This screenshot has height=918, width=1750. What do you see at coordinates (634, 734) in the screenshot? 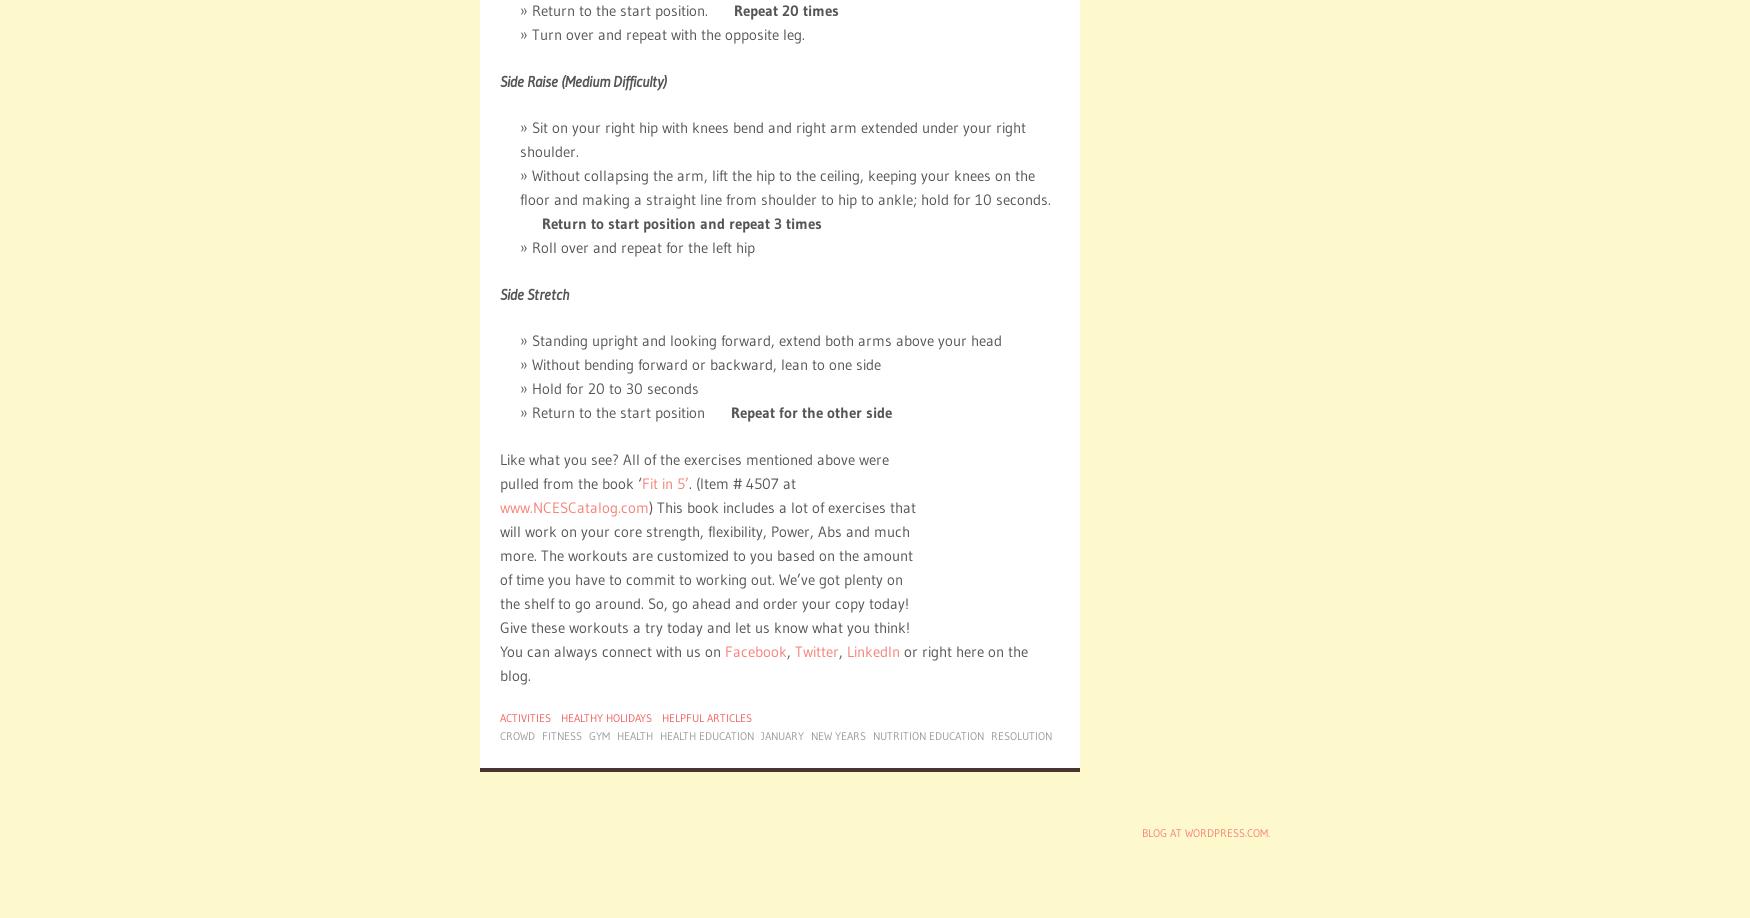
I see `'Health'` at bounding box center [634, 734].